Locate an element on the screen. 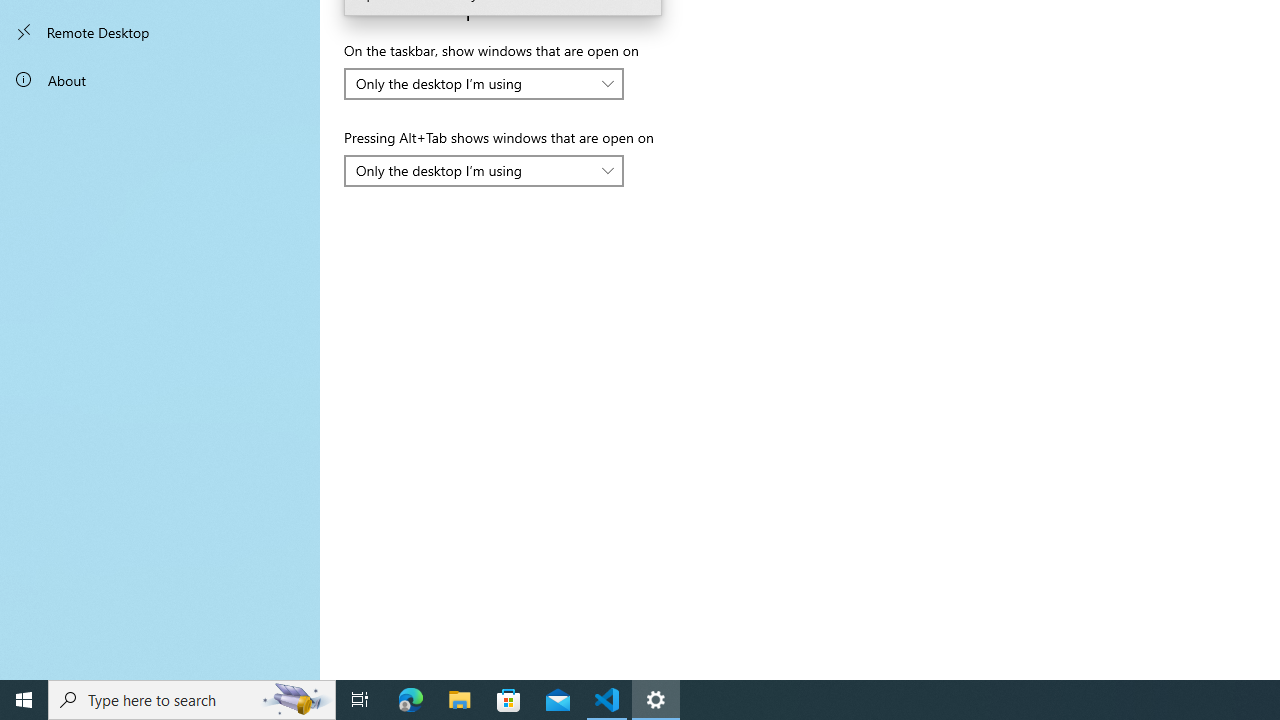 Image resolution: width=1280 pixels, height=720 pixels. 'Task View' is located at coordinates (359, 698).